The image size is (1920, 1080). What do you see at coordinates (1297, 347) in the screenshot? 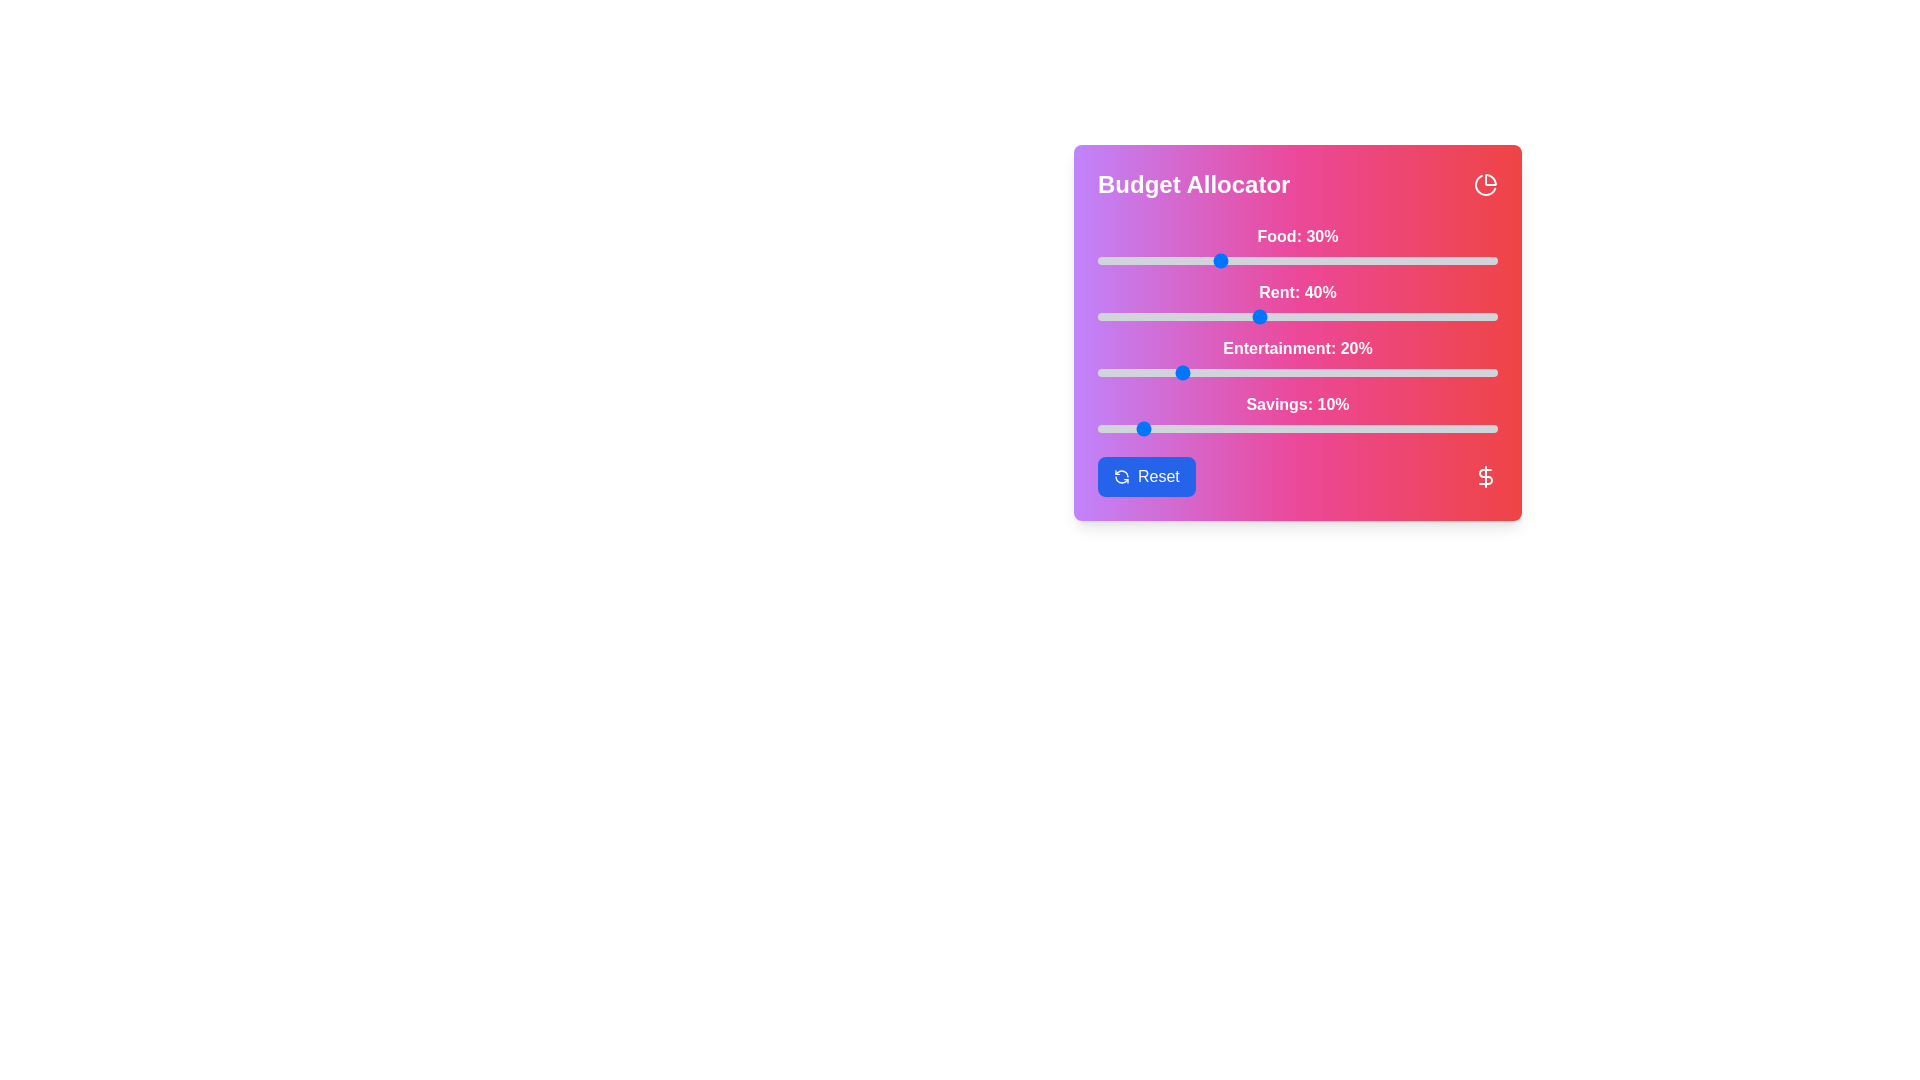
I see `the Label displaying 'Entertainment: 20%' with a bold font style and white color, located prominently above the slider in the budget allocation interface` at bounding box center [1297, 347].